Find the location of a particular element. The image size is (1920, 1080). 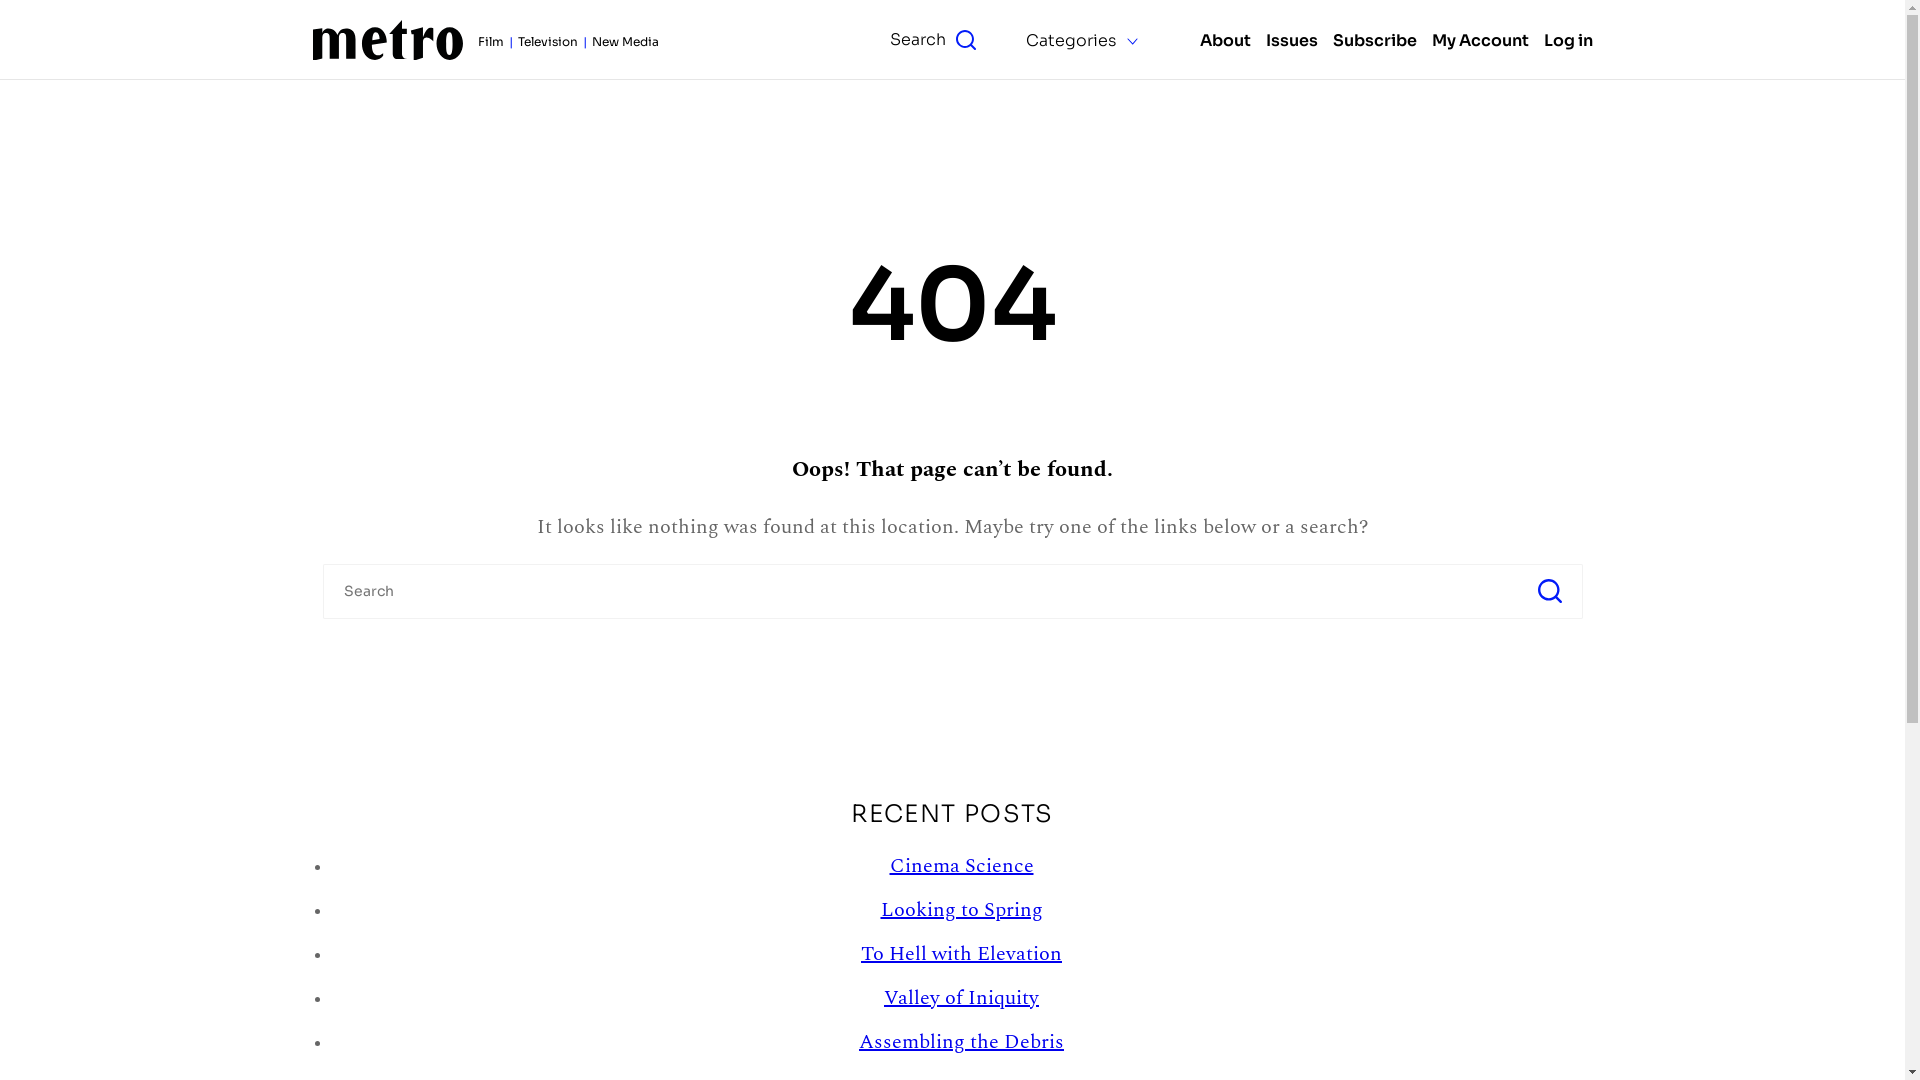

'Valley of Iniquity' is located at coordinates (882, 998).